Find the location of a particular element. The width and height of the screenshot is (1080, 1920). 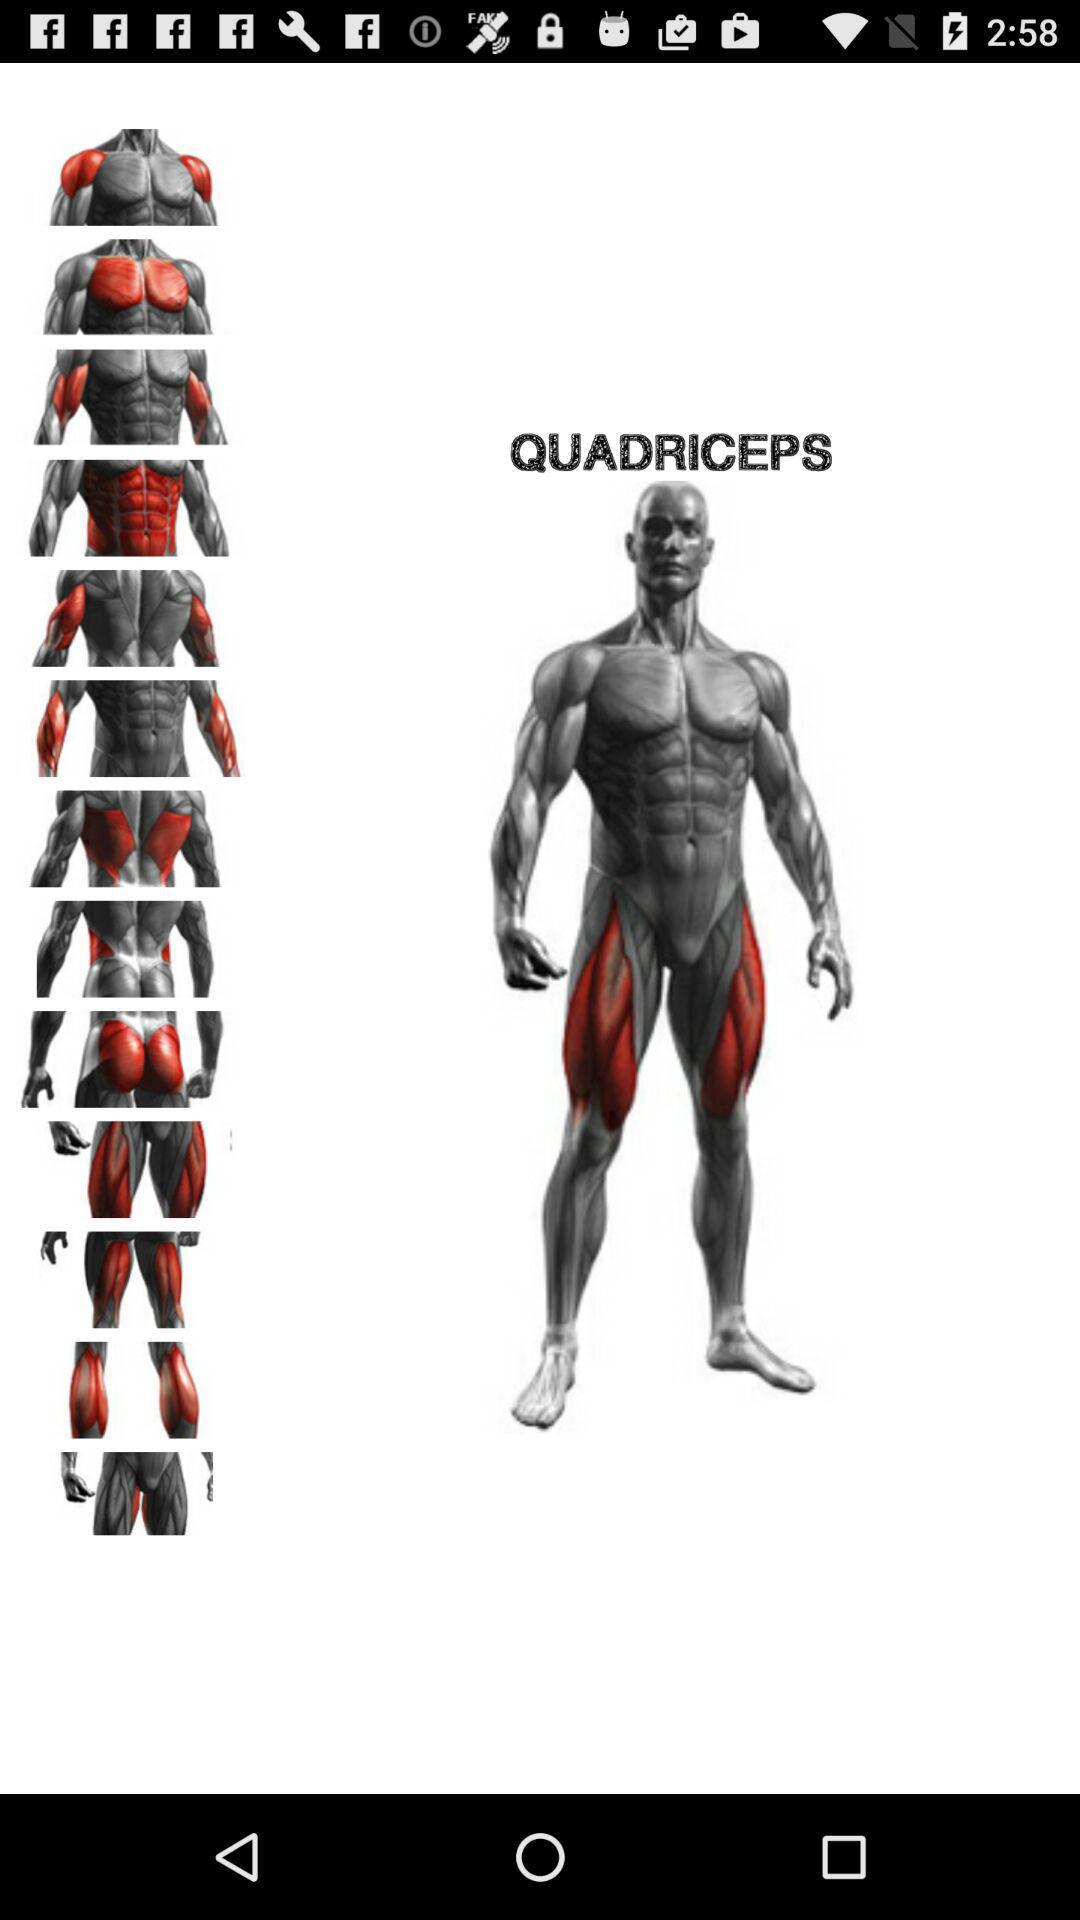

selecting arms is located at coordinates (131, 720).